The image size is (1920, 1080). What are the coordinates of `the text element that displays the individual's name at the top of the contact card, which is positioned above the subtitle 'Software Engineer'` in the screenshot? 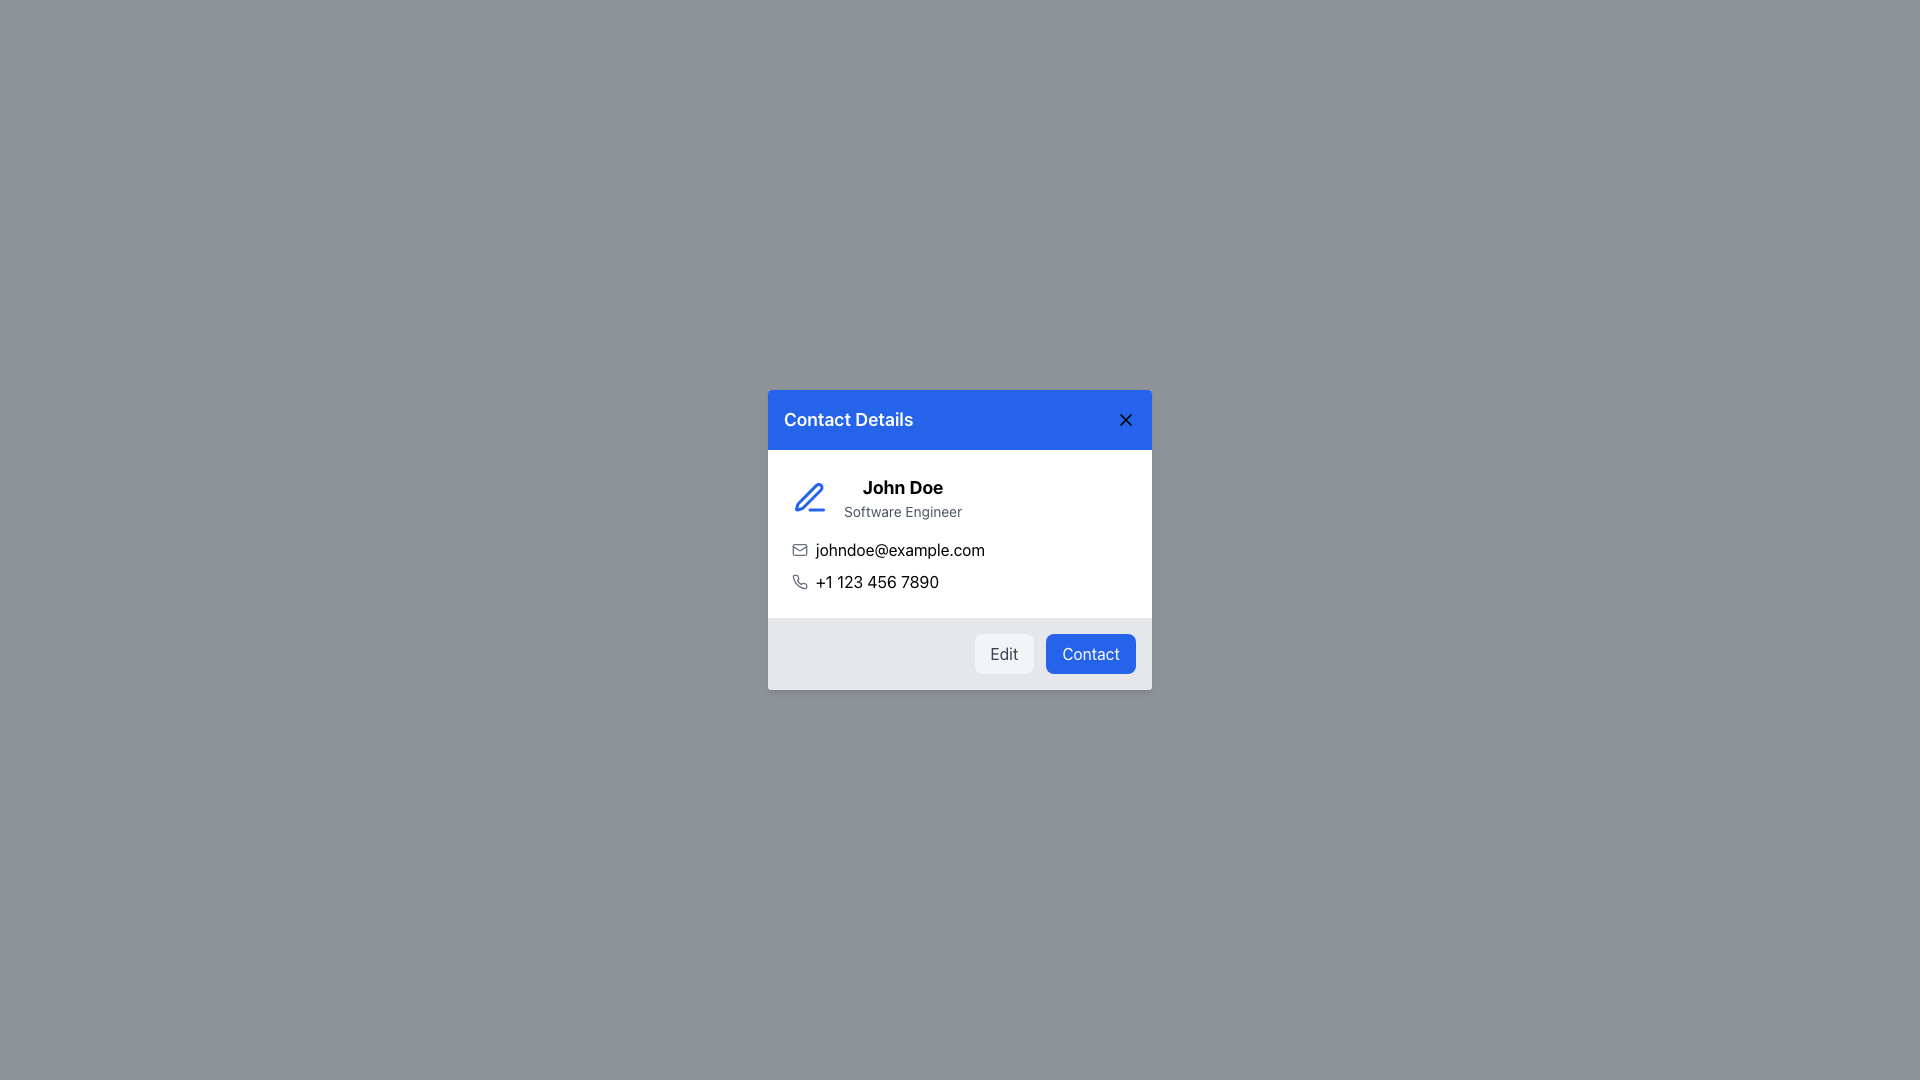 It's located at (902, 488).